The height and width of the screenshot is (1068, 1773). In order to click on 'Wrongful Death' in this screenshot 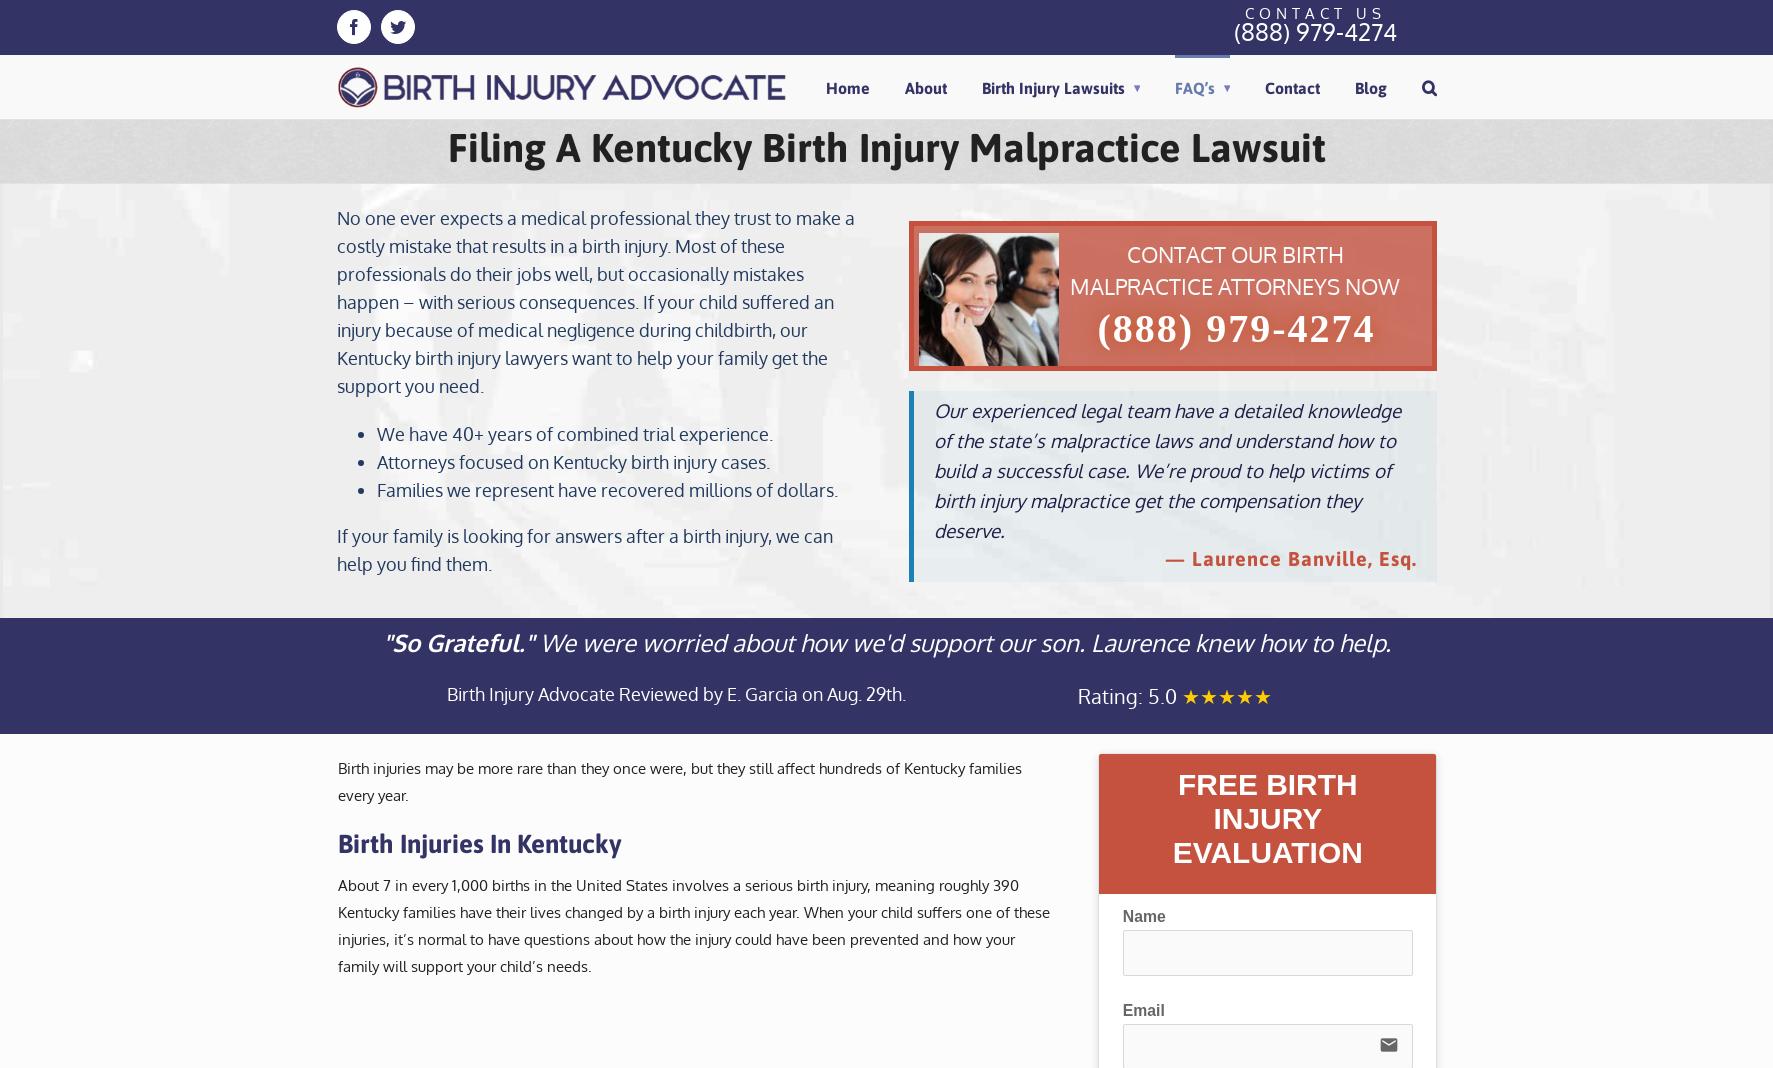, I will do `click(1058, 841)`.